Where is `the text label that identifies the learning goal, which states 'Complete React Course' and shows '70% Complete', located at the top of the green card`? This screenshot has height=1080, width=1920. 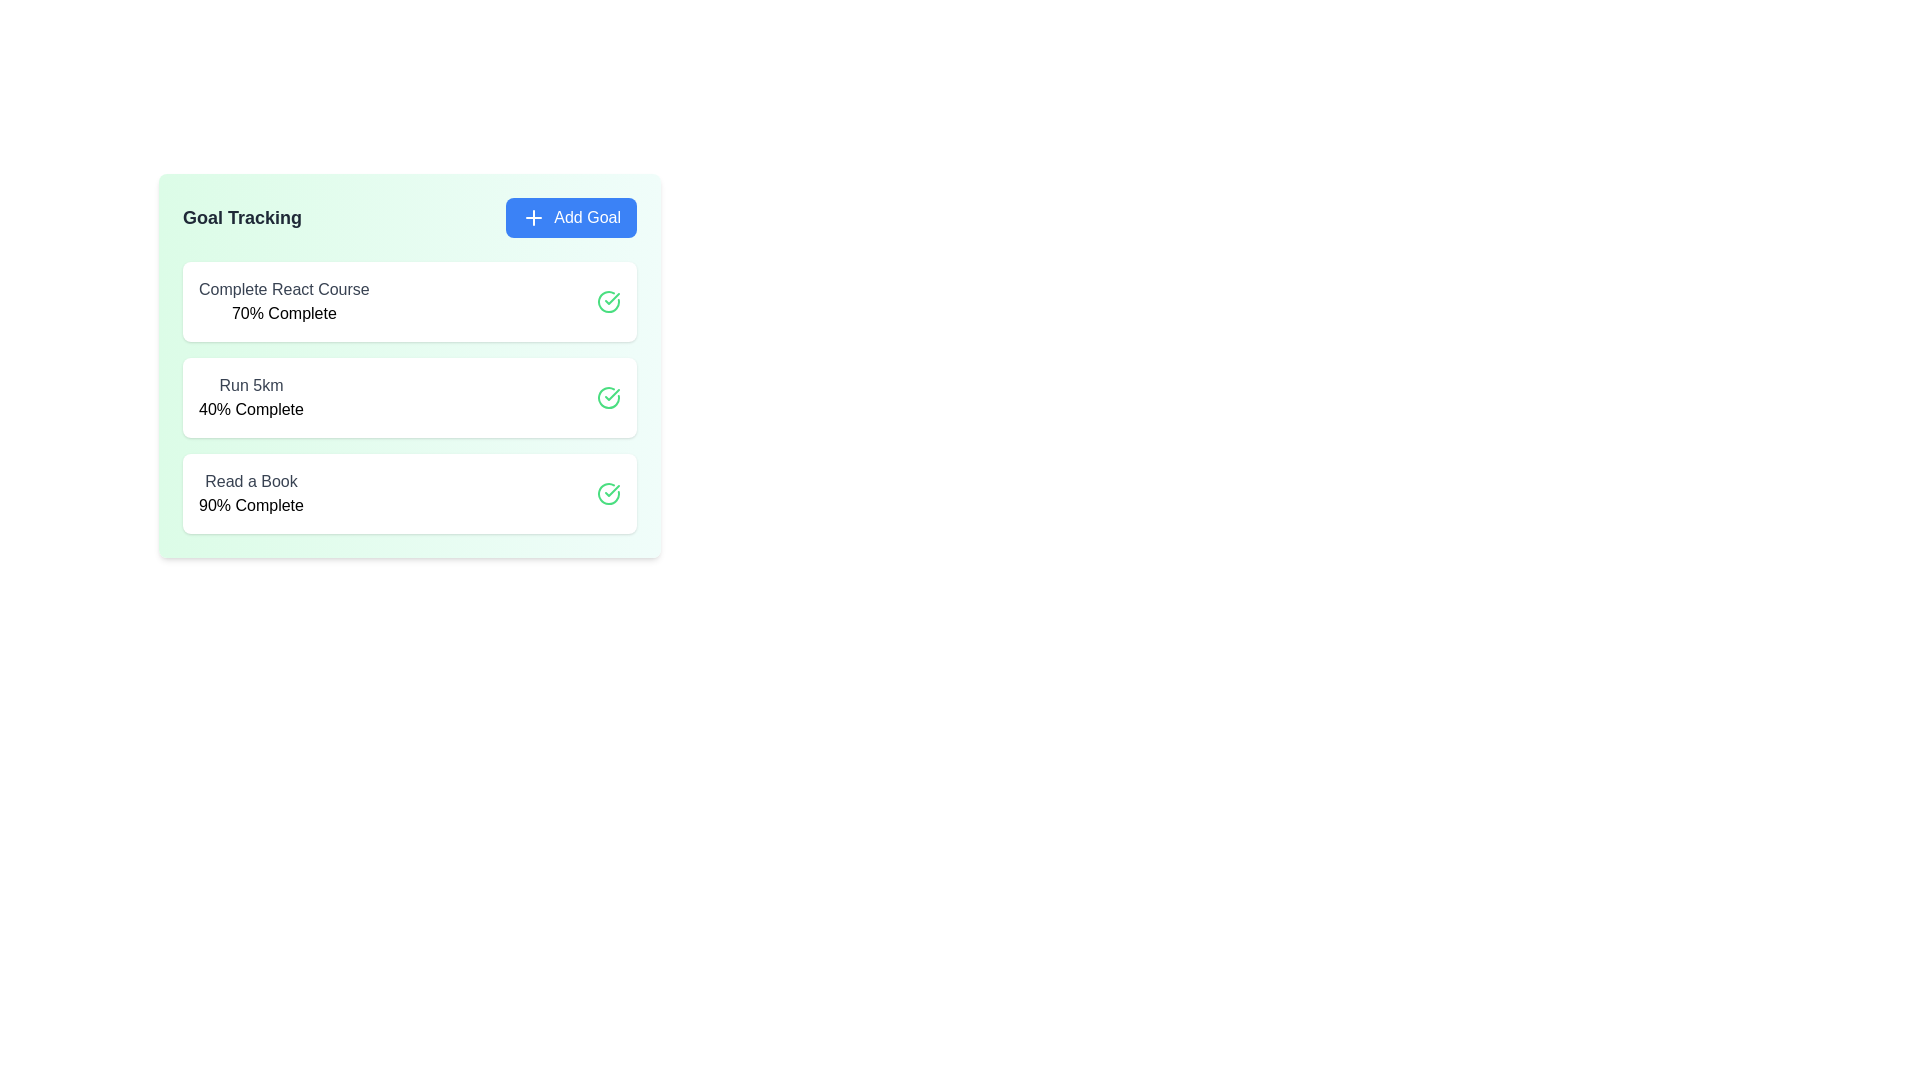 the text label that identifies the learning goal, which states 'Complete React Course' and shows '70% Complete', located at the top of the green card is located at coordinates (283, 289).